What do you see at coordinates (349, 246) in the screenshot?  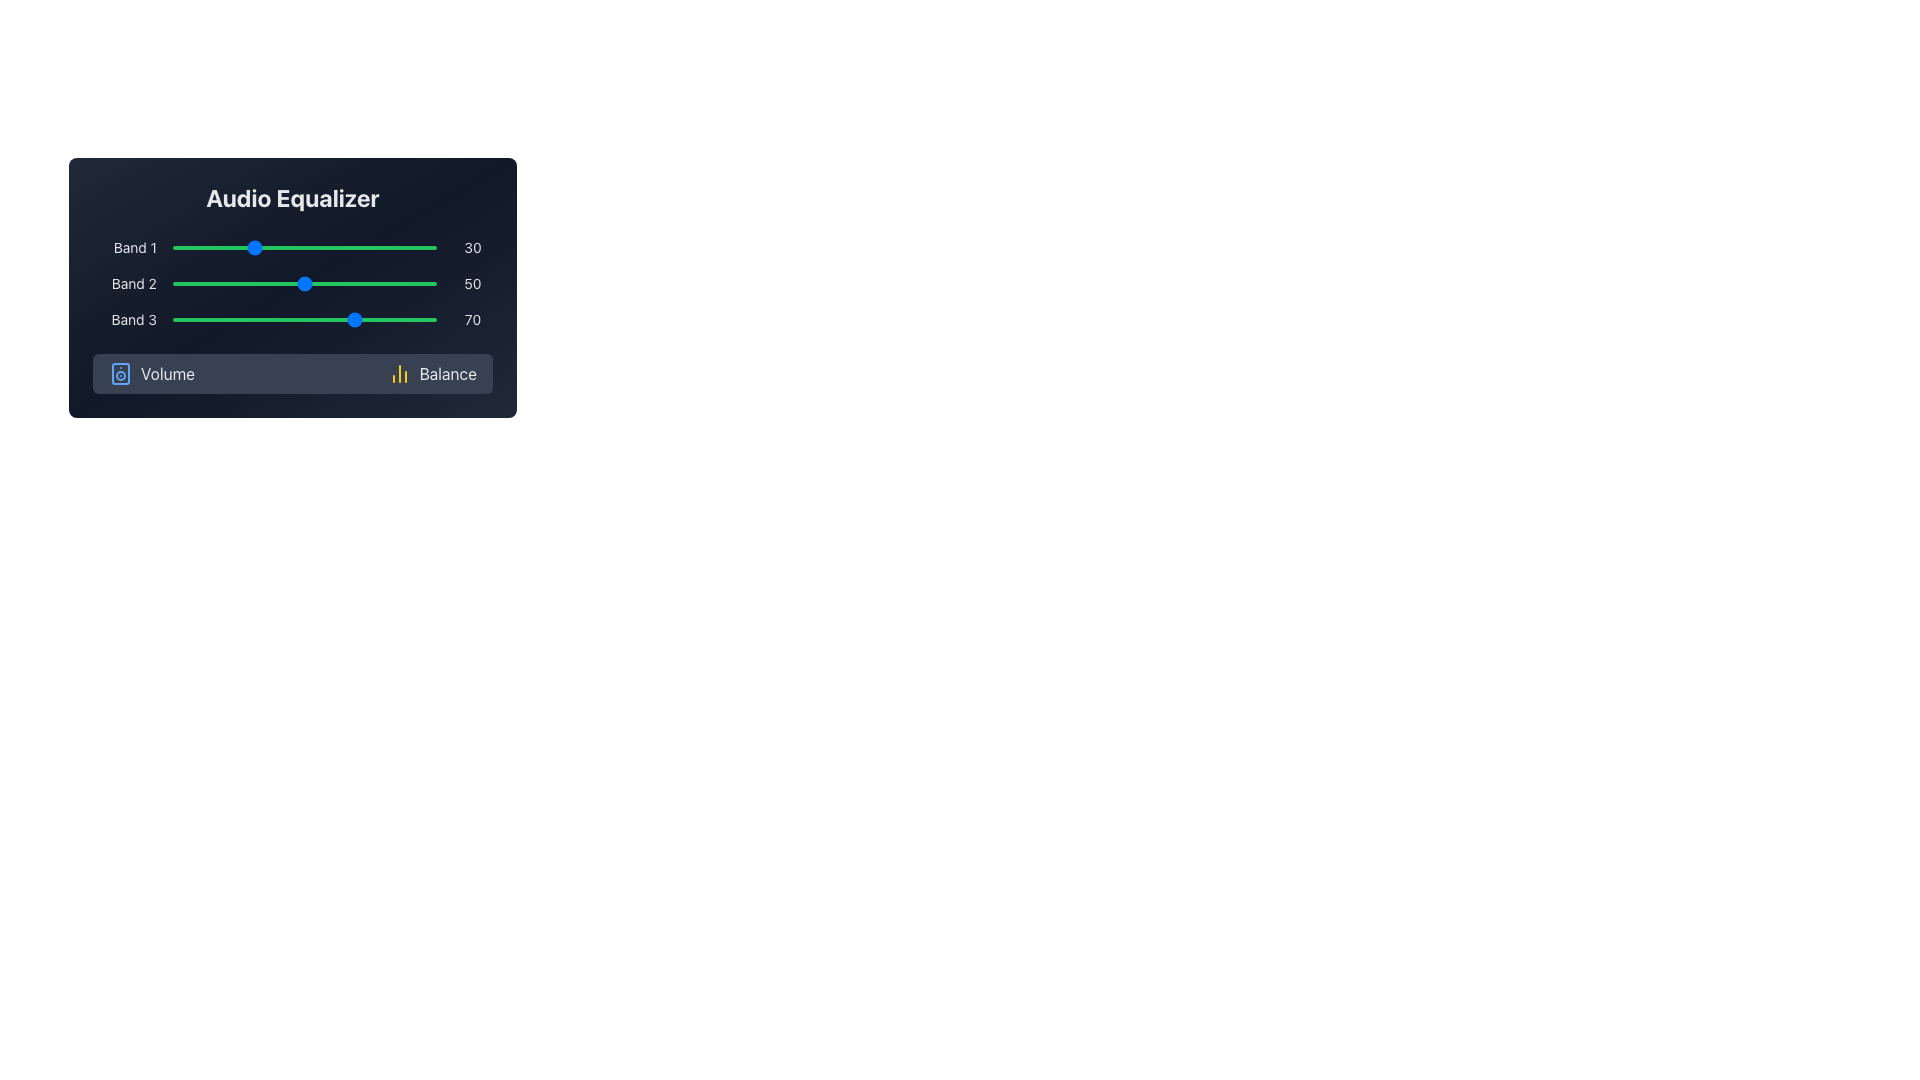 I see `Band 1 equalizer value` at bounding box center [349, 246].